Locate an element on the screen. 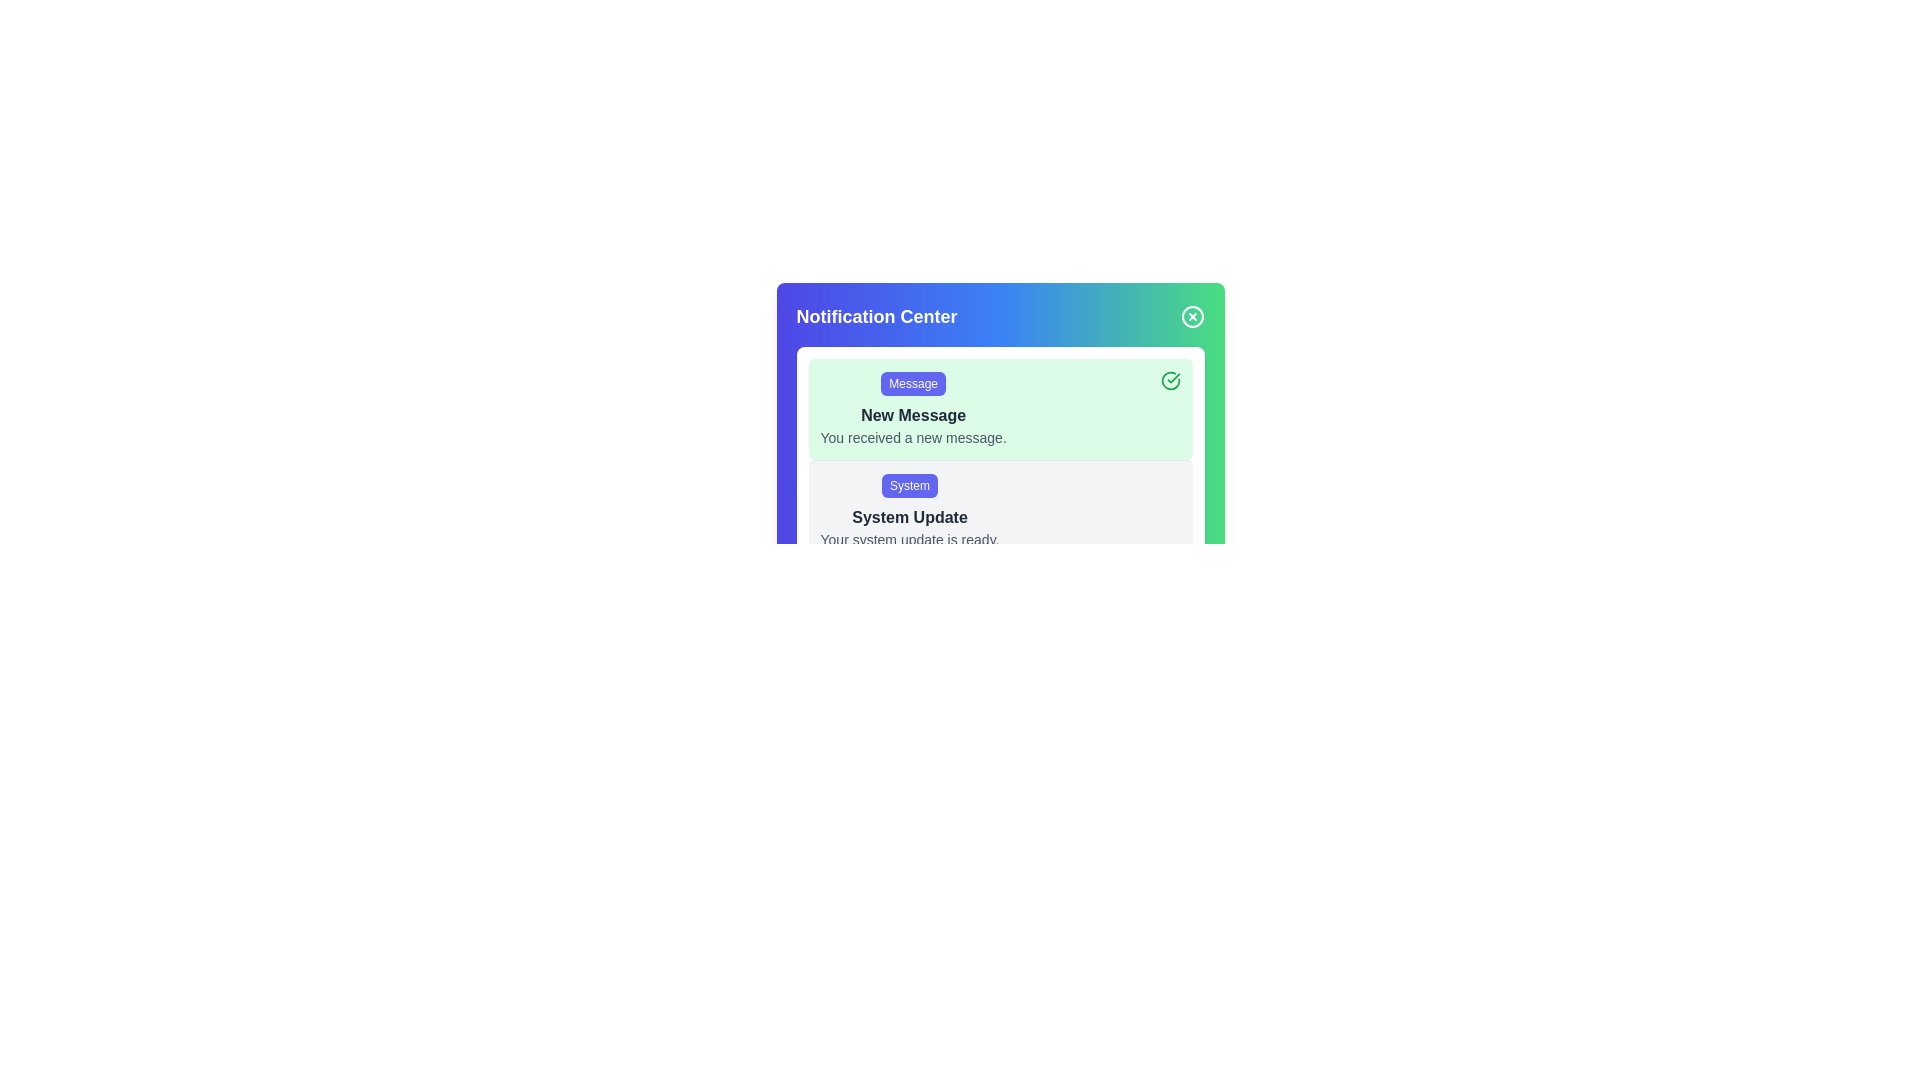 Image resolution: width=1920 pixels, height=1080 pixels. the bold text label displaying 'Notification Center' located in the gradient-colored header area of the notification interface is located at coordinates (877, 315).